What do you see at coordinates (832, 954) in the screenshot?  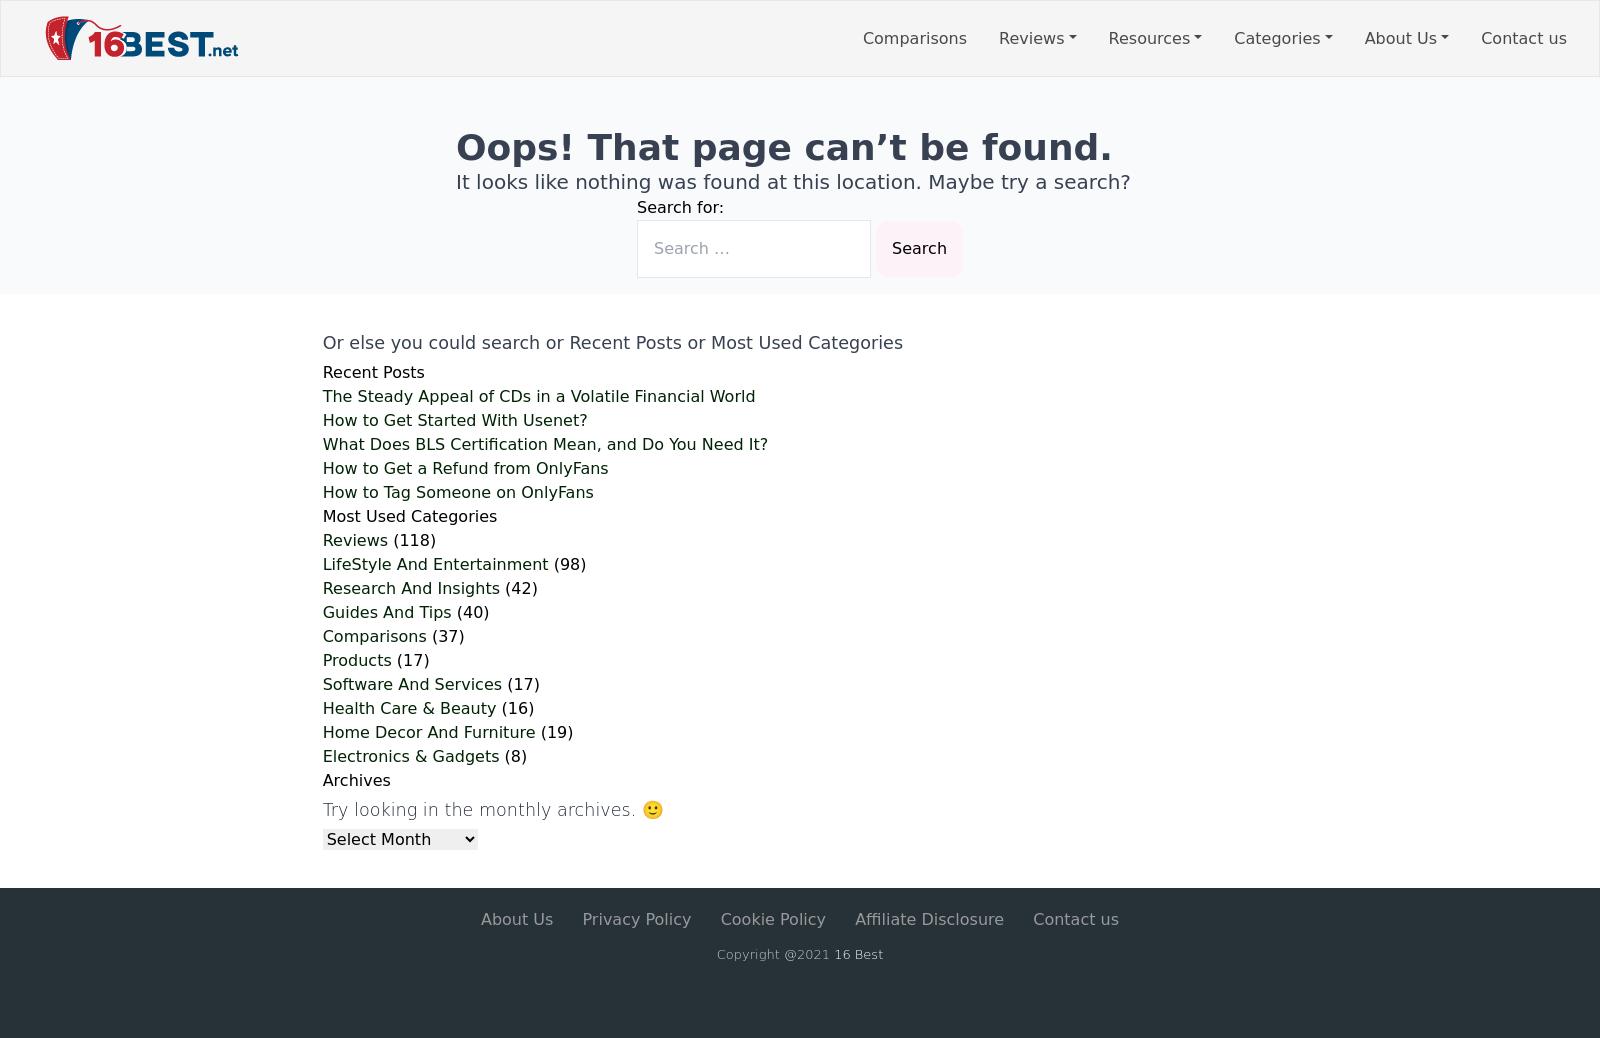 I see `'16 Best'` at bounding box center [832, 954].